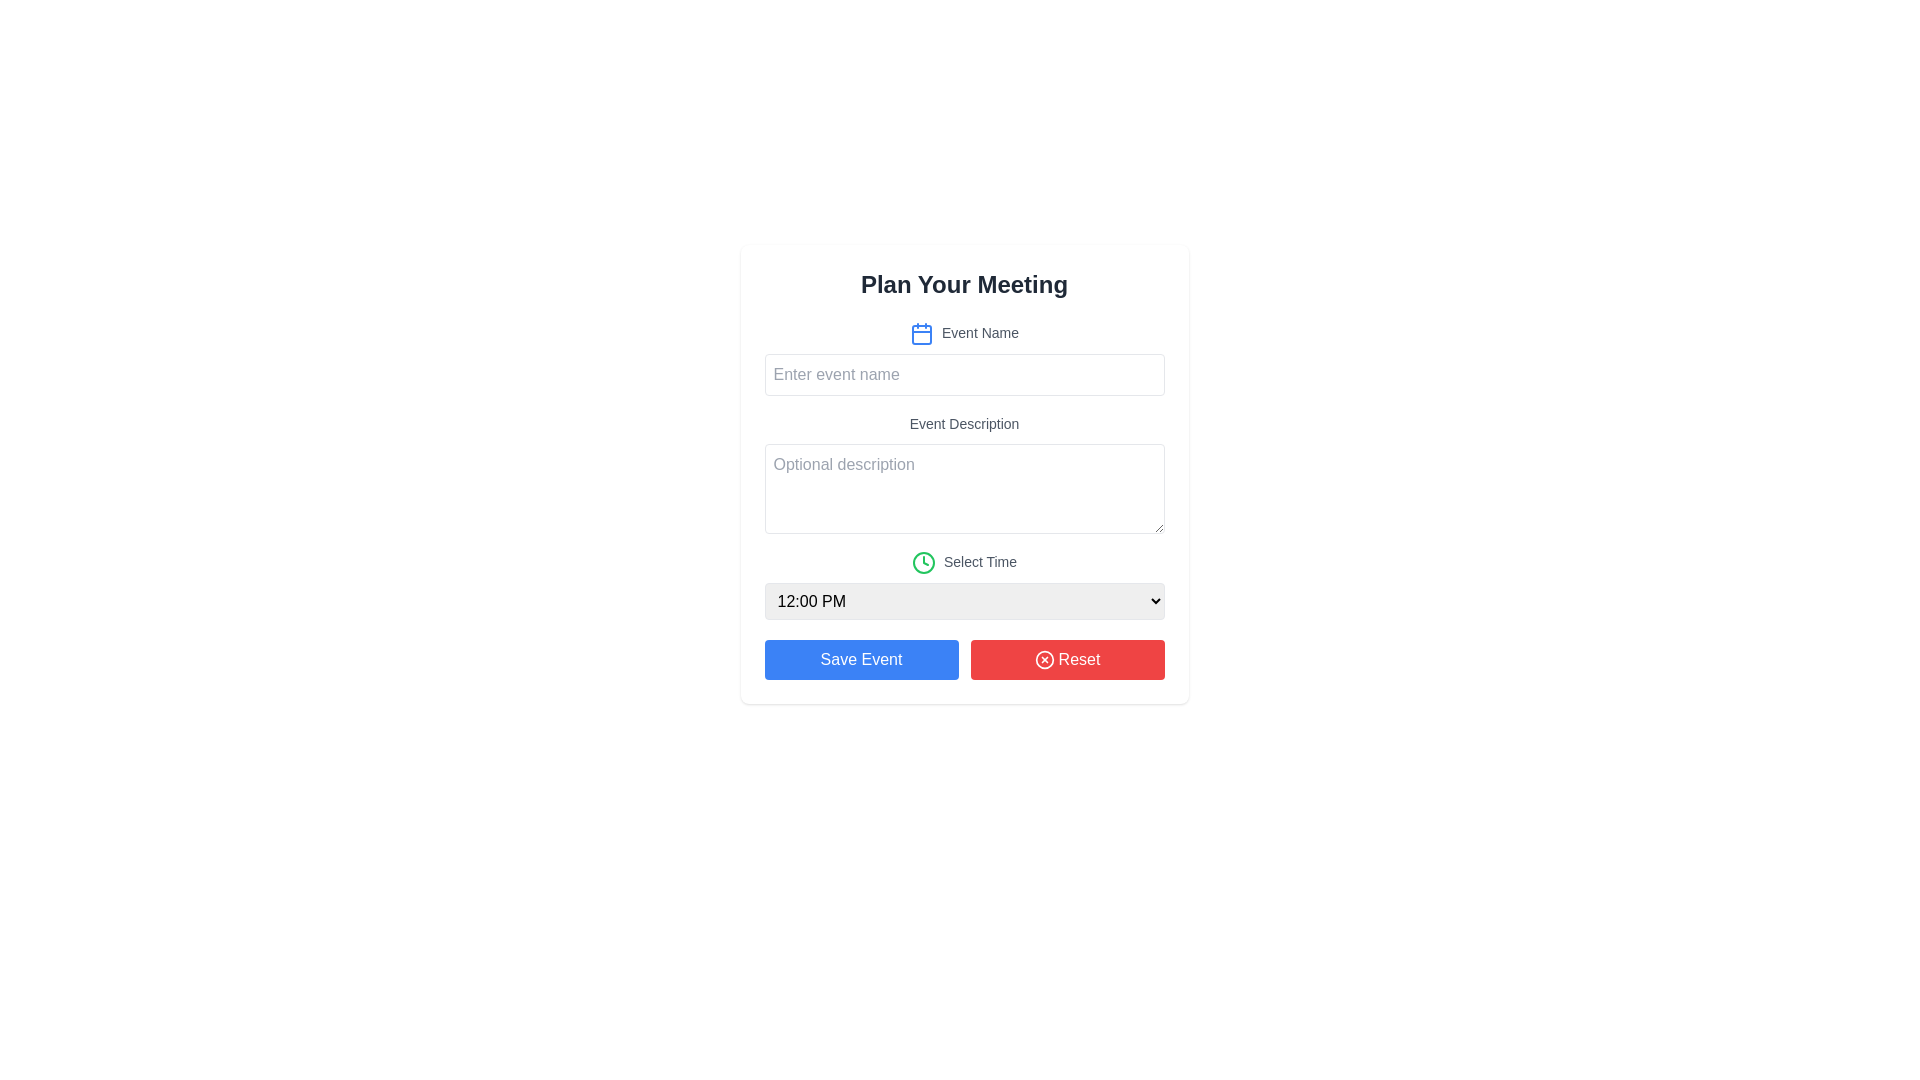 Image resolution: width=1920 pixels, height=1080 pixels. Describe the element at coordinates (861, 659) in the screenshot. I see `the 'Save Event' button, which has a blue background and white text, located at the bottom of the layout as the leftmost button in a group of two buttons` at that location.